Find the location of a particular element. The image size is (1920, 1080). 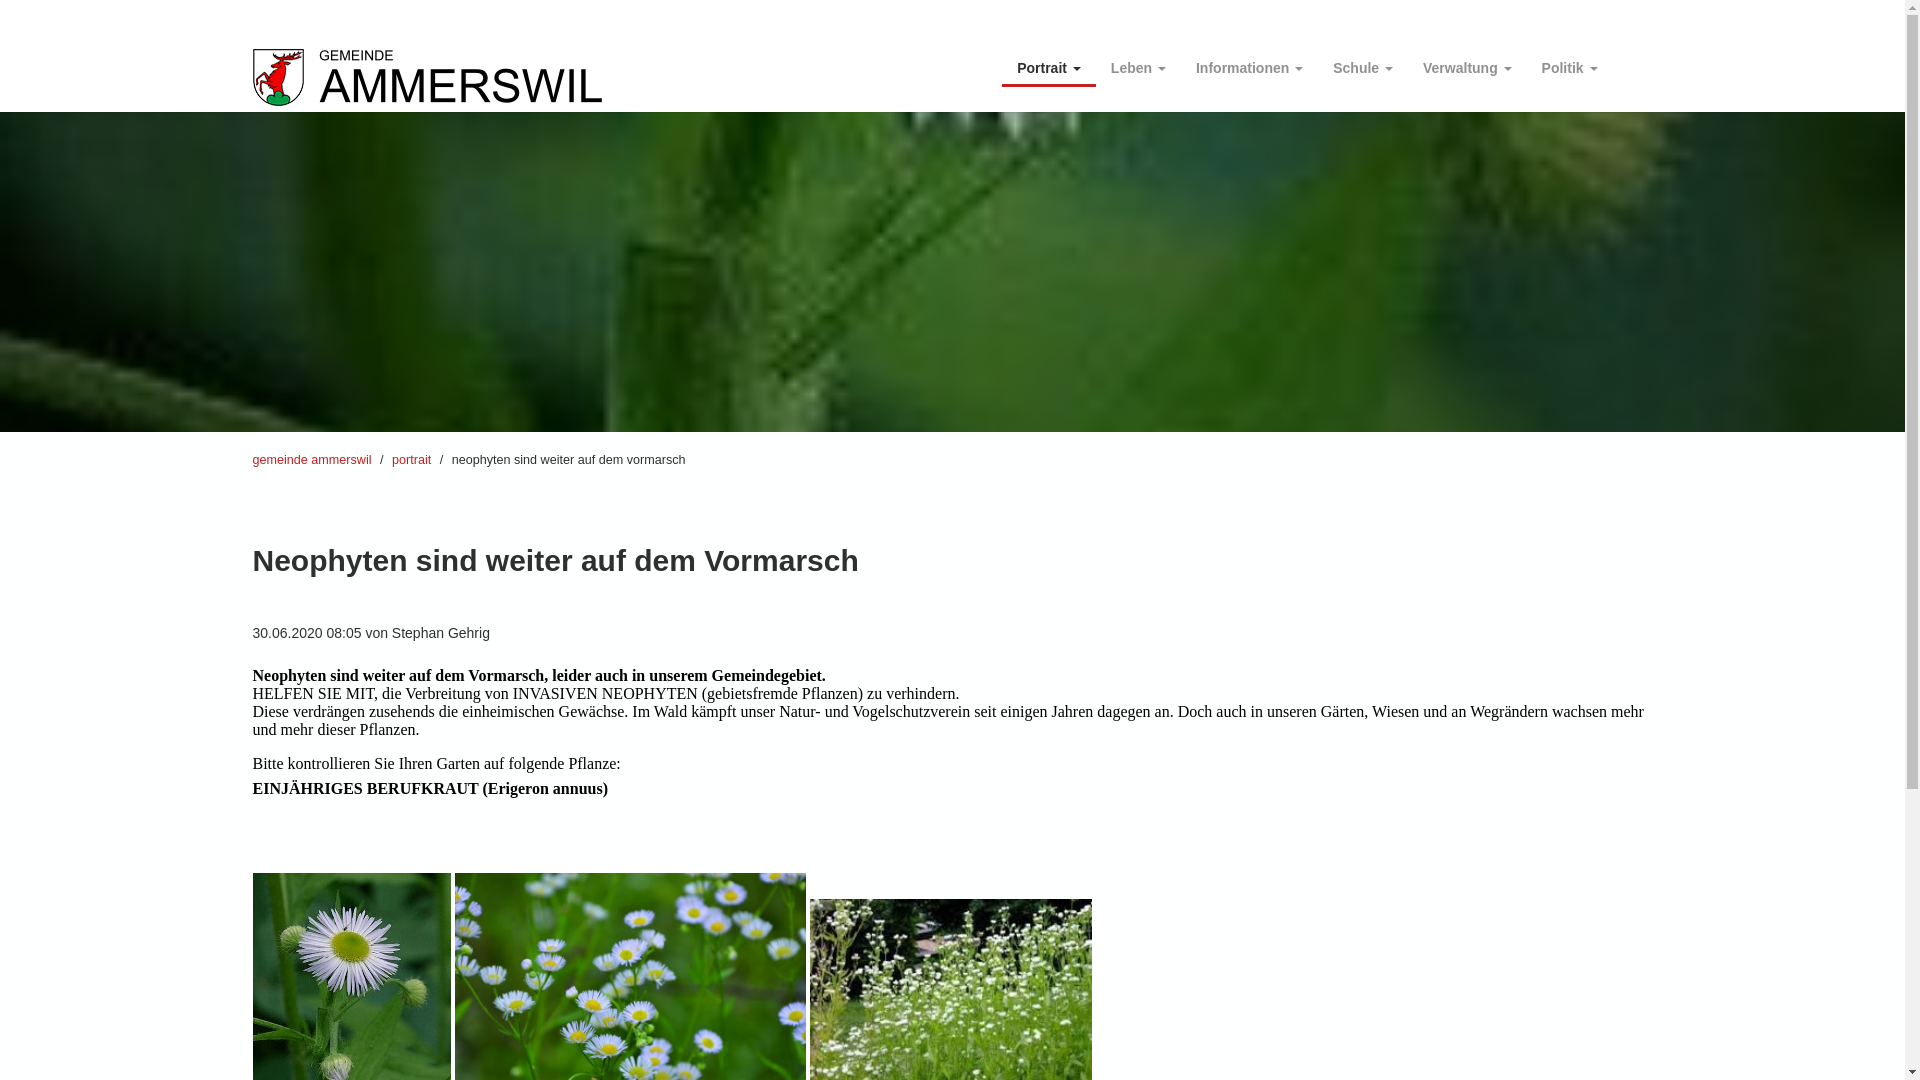

'gemeinde ammerswil' is located at coordinates (310, 459).